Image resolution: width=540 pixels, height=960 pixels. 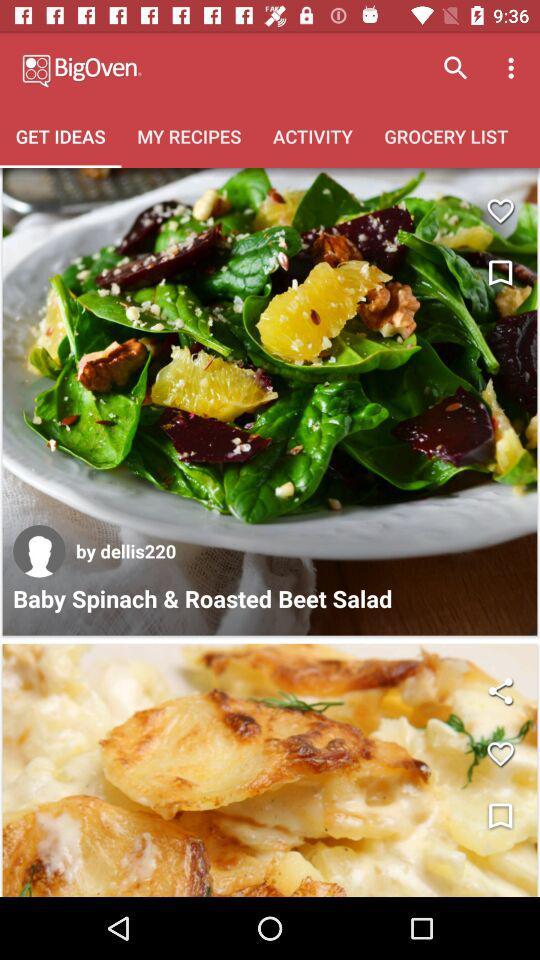 I want to click on explore the recipe, so click(x=270, y=769).